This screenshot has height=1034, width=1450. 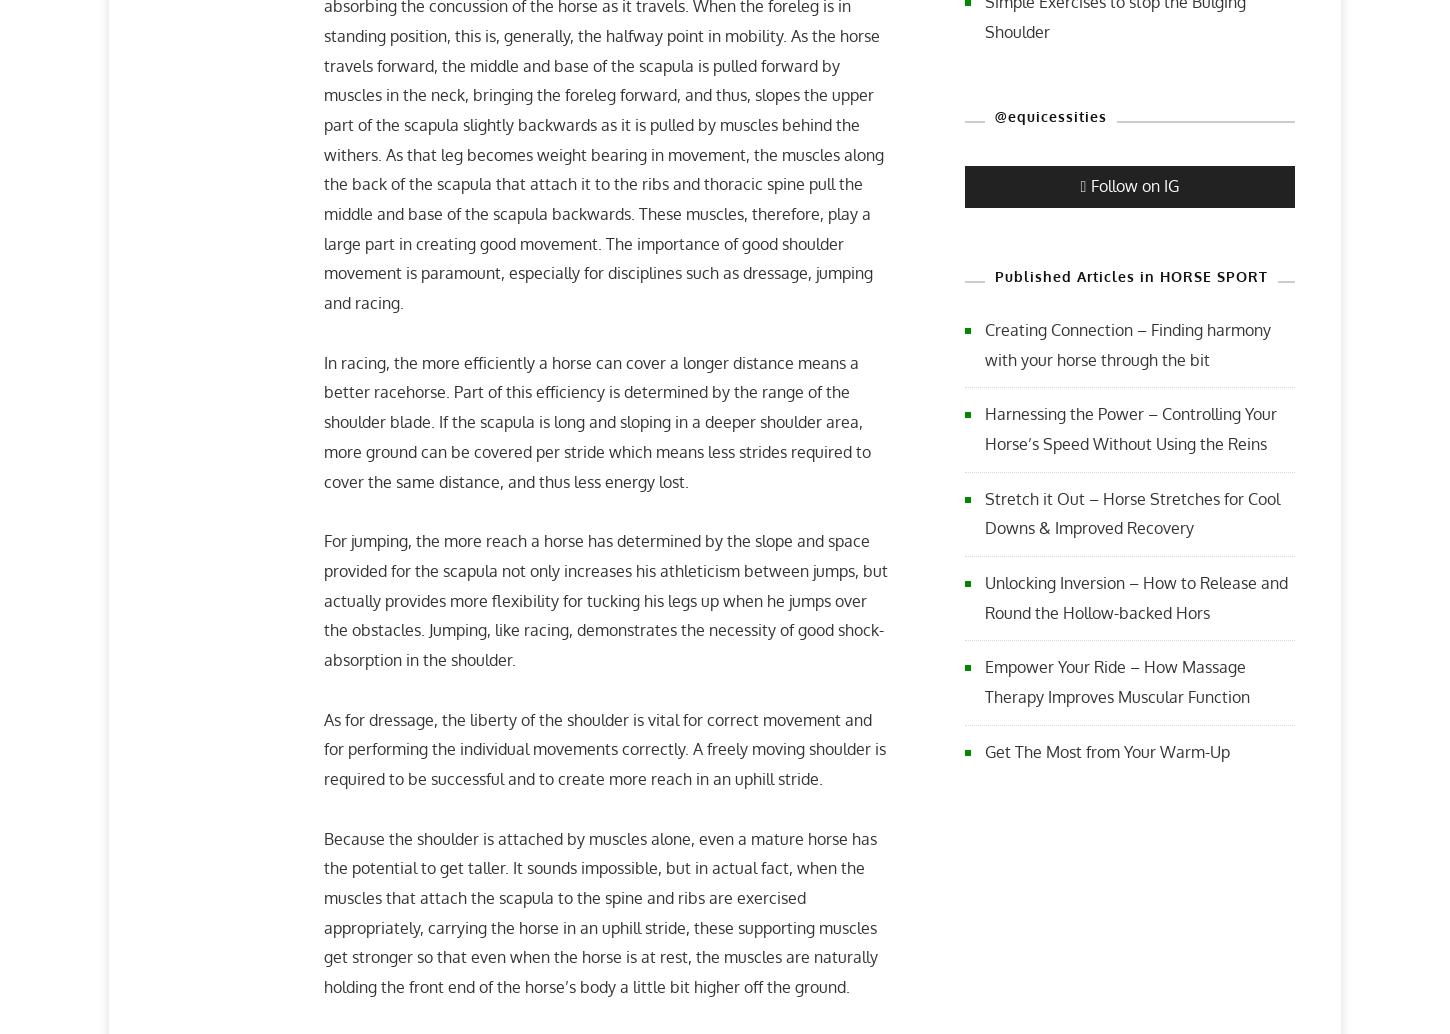 What do you see at coordinates (597, 420) in the screenshot?
I see `'In racing, the more efficiently a horse can cover a longer distance means a better racehorse. Part of this efficiency is determined by the range of the shoulder blade. If the scapula is long and sloping in a deeper shoulder area, more ground can be covered per stride which means less strides required to cover the same distance, and thus less energy lost.'` at bounding box center [597, 420].